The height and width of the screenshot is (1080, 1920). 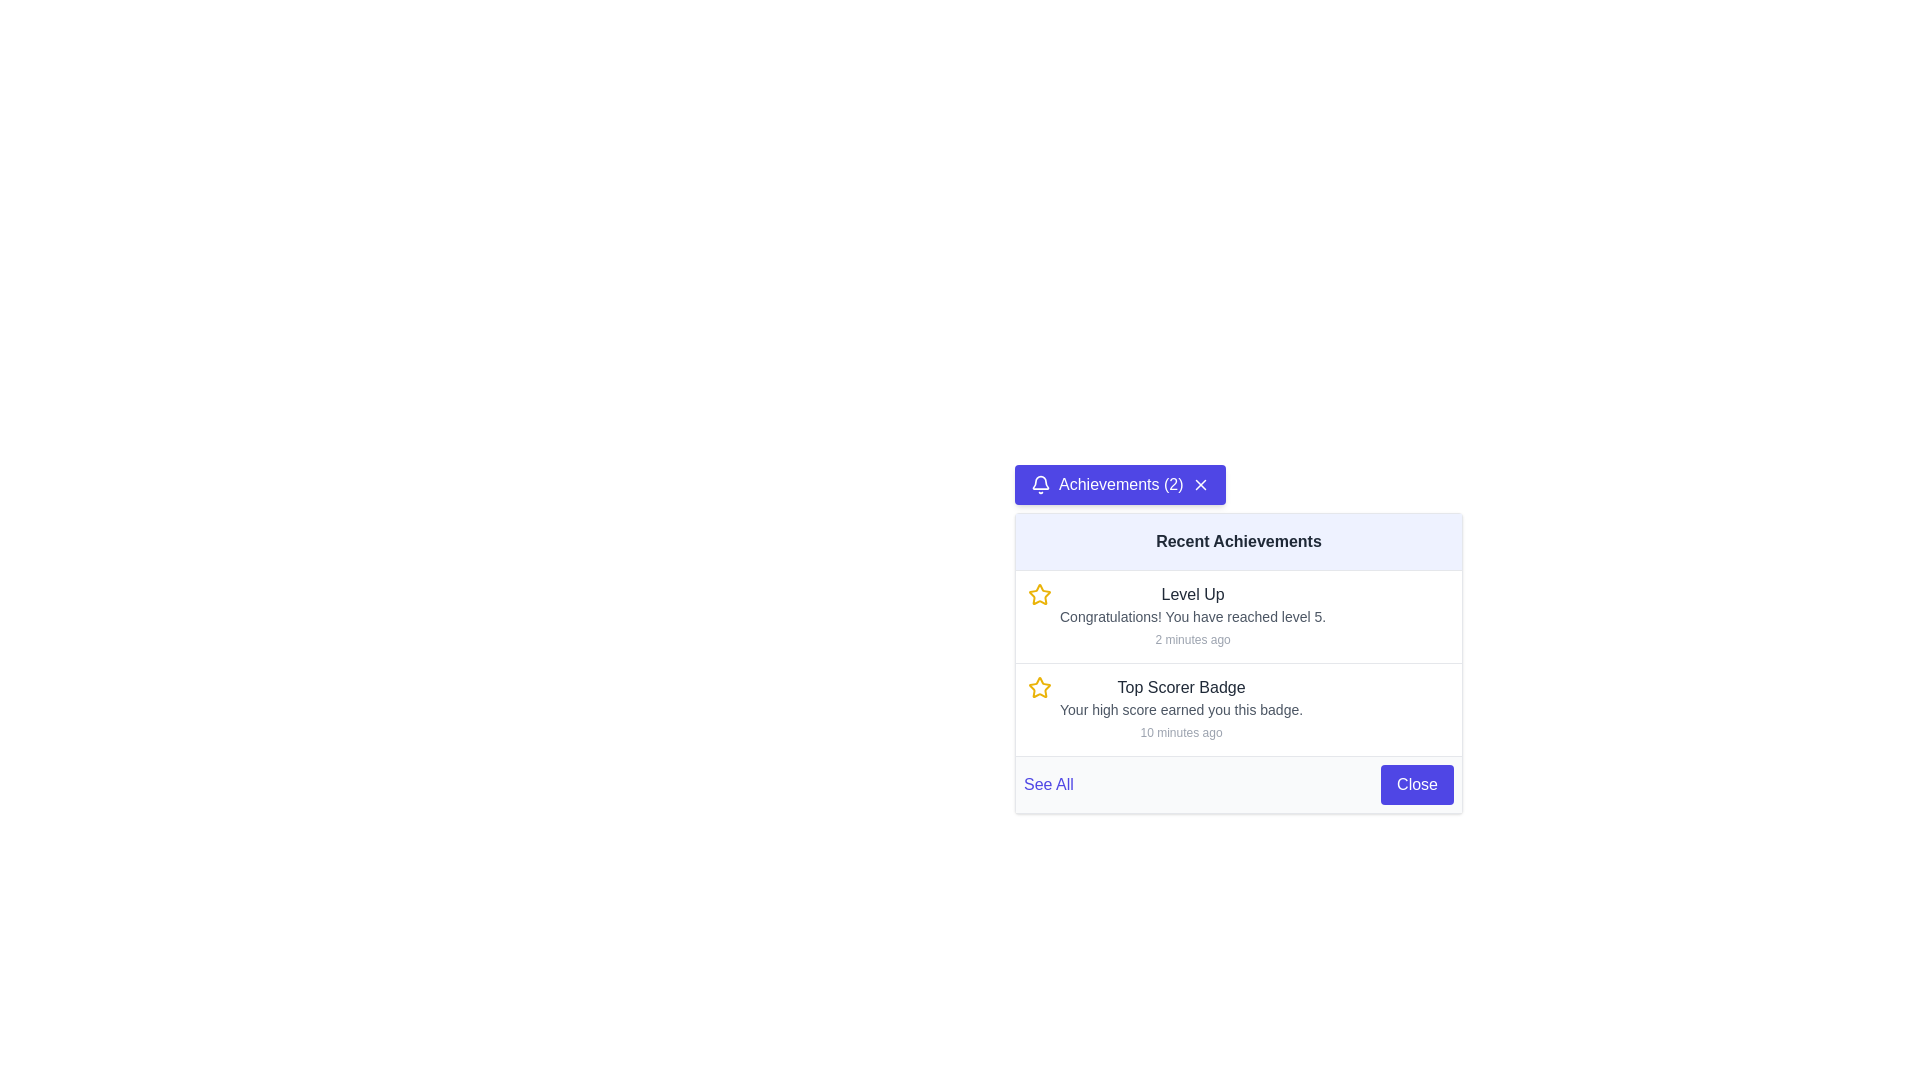 I want to click on the 'Achievements (2)' button with a purple background and white text, so click(x=1120, y=485).